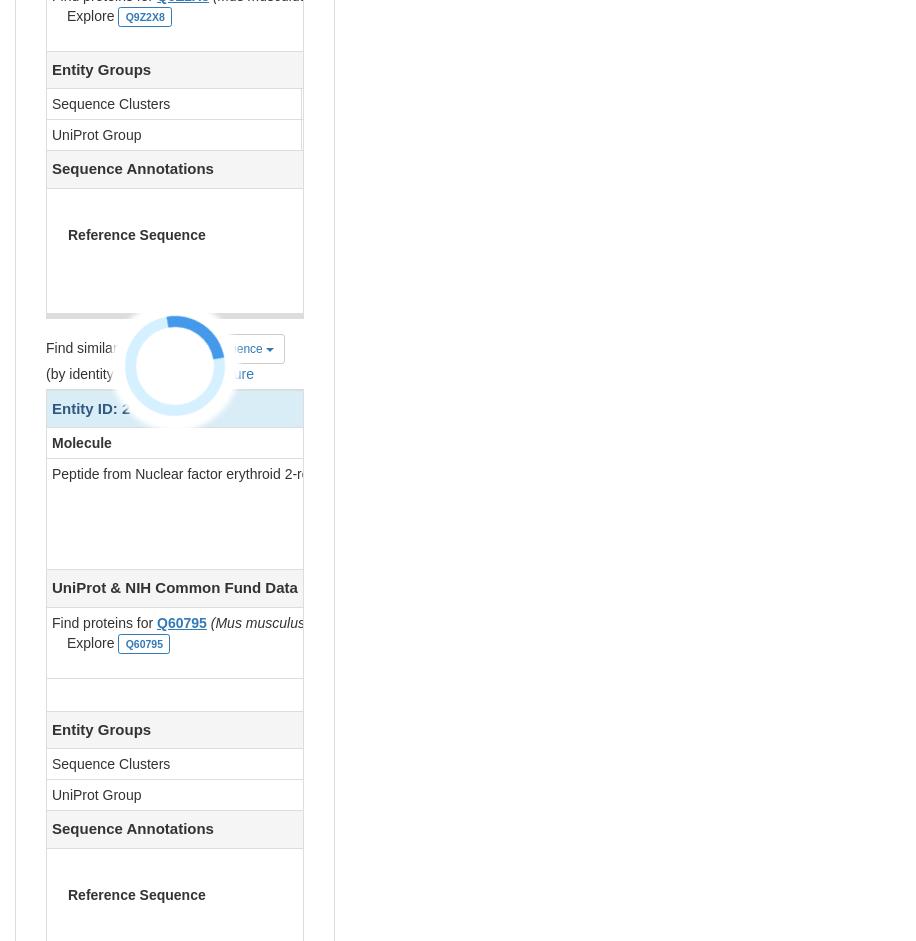 The width and height of the screenshot is (916, 941). I want to click on '100% Identity', so click(834, 105).